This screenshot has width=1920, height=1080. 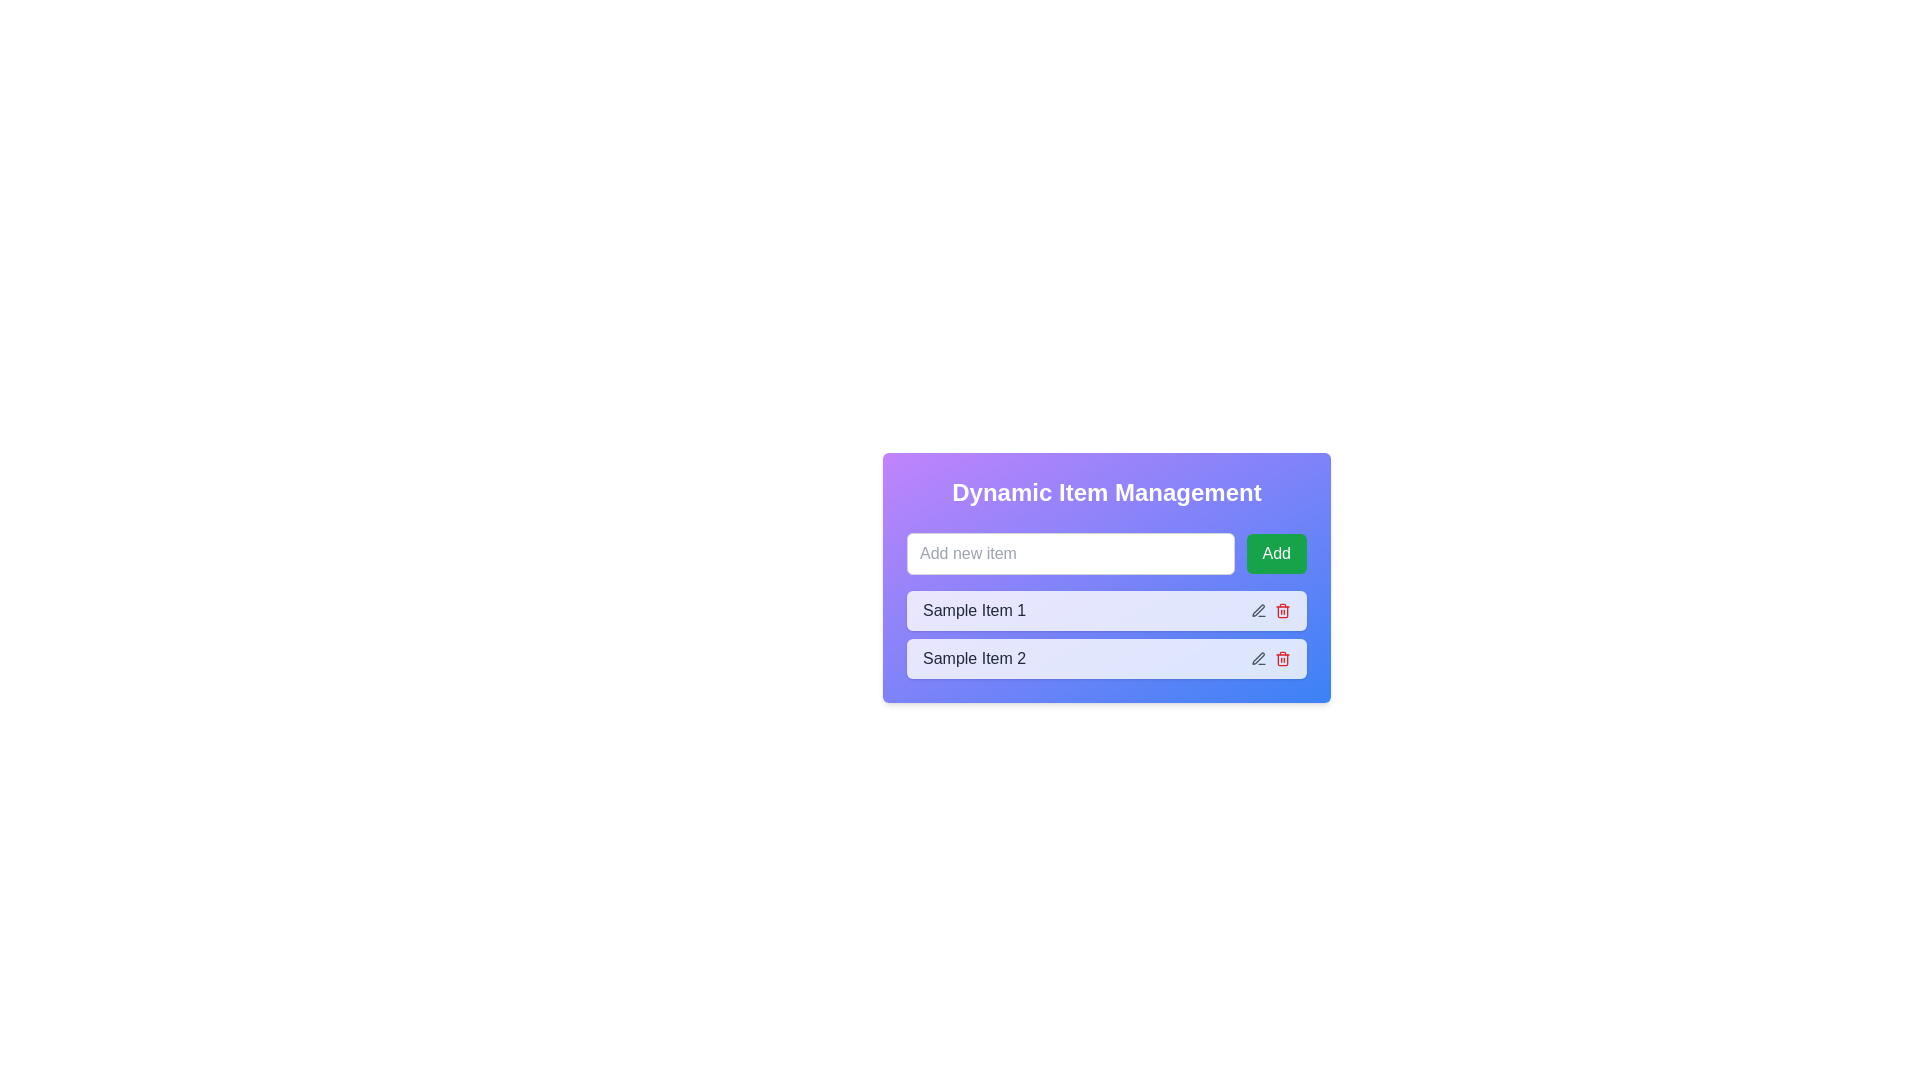 I want to click on the 'Edit' icon for 'Sample Item 2', located on the right side of the panel, so click(x=1257, y=609).